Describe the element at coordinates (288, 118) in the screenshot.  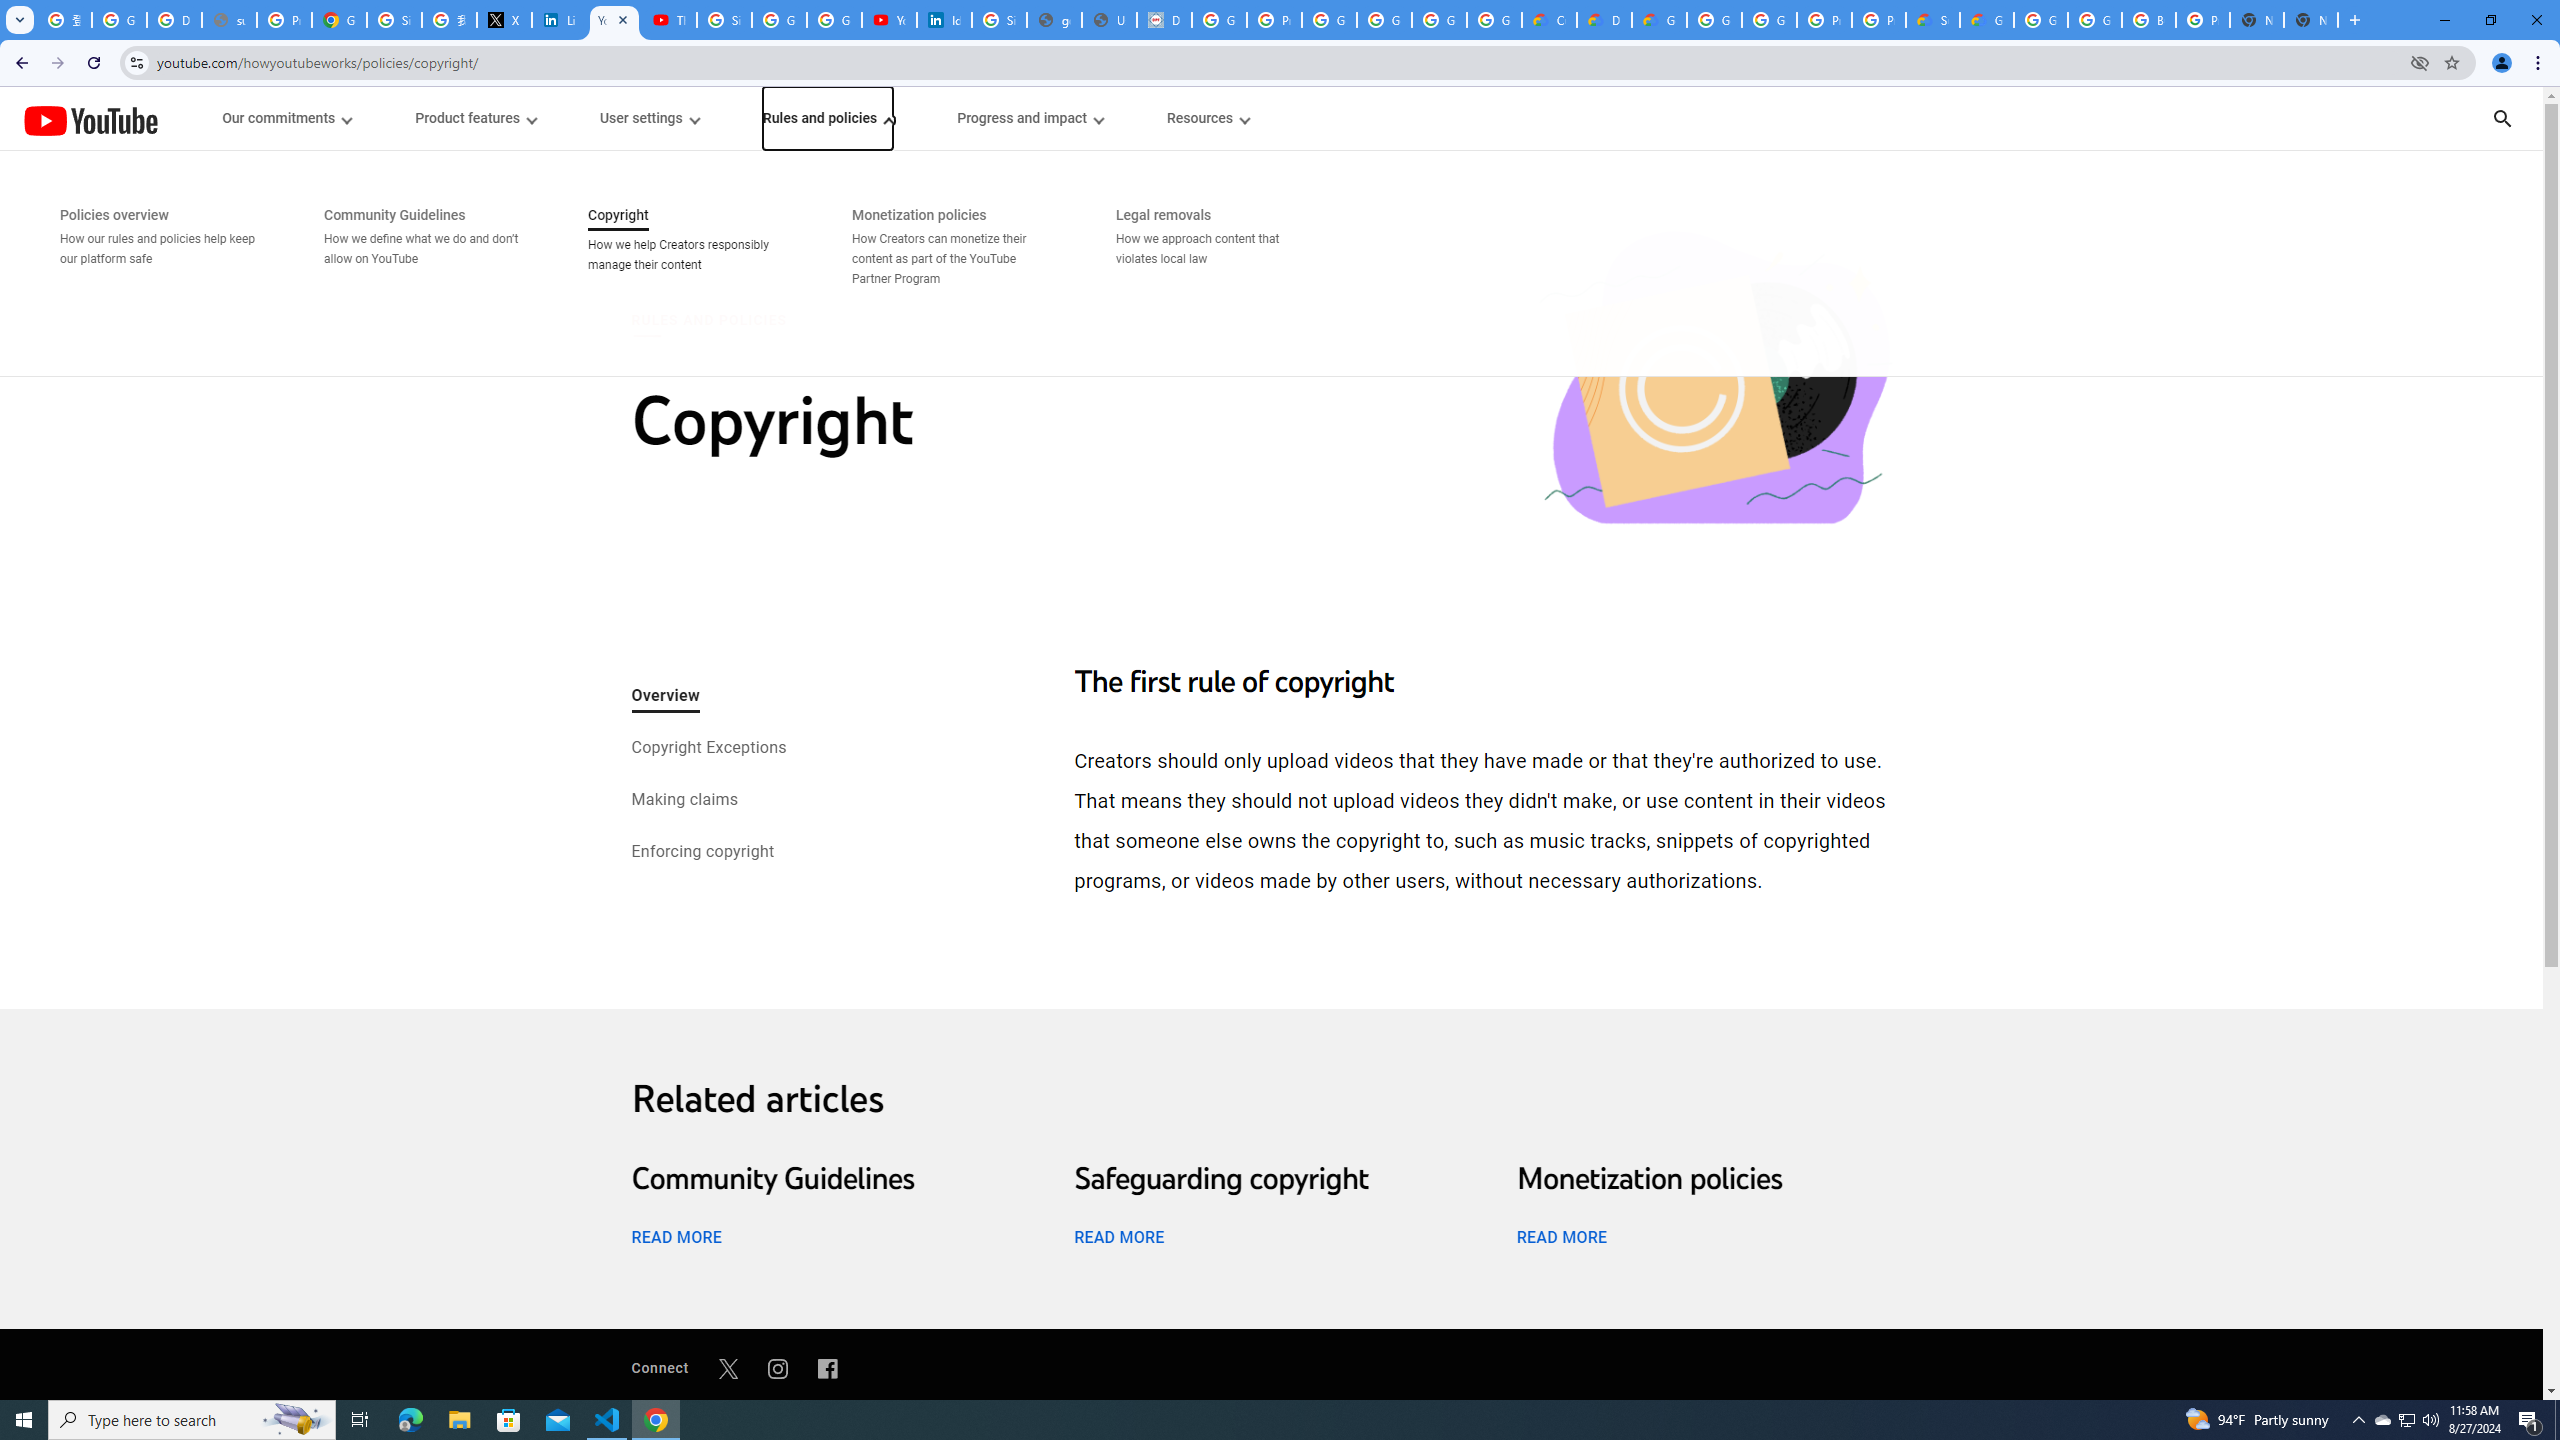
I see `'Our commitments menupopup'` at that location.